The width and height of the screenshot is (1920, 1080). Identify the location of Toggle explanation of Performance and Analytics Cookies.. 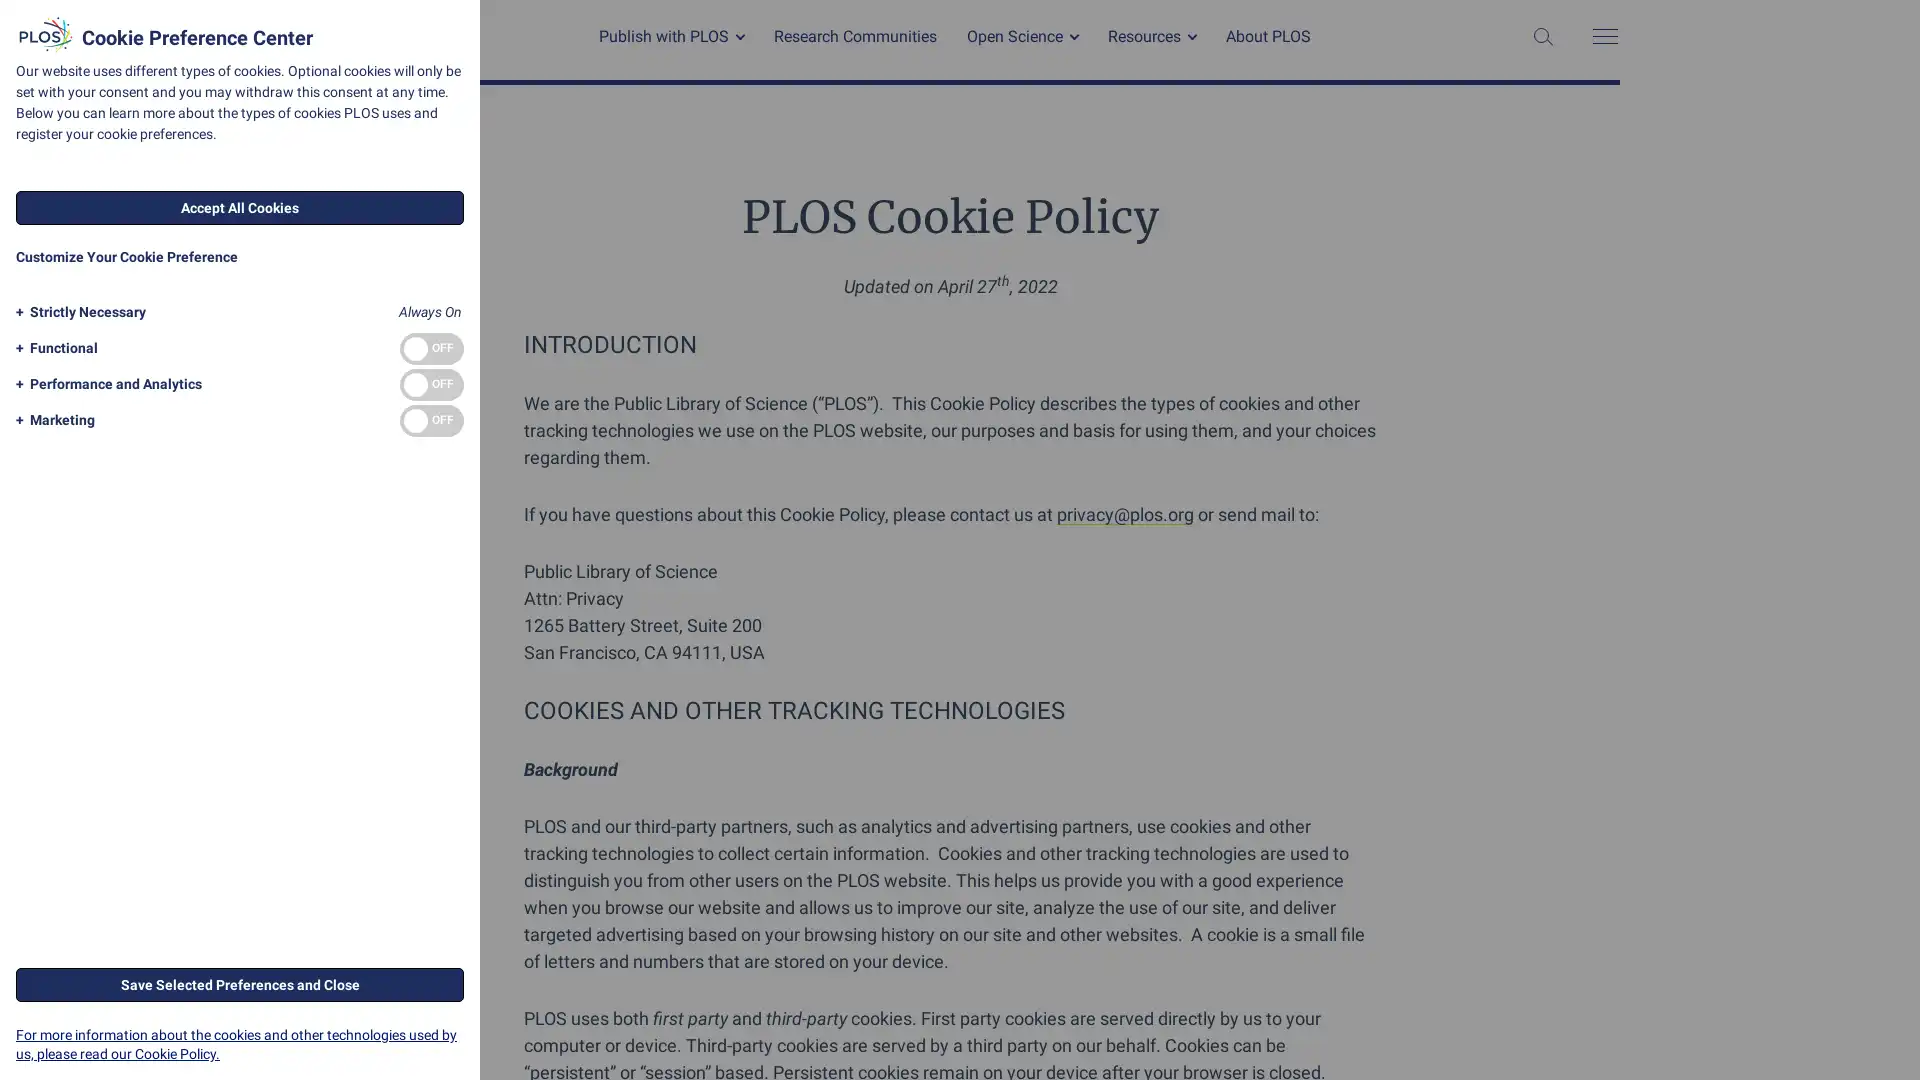
(104, 384).